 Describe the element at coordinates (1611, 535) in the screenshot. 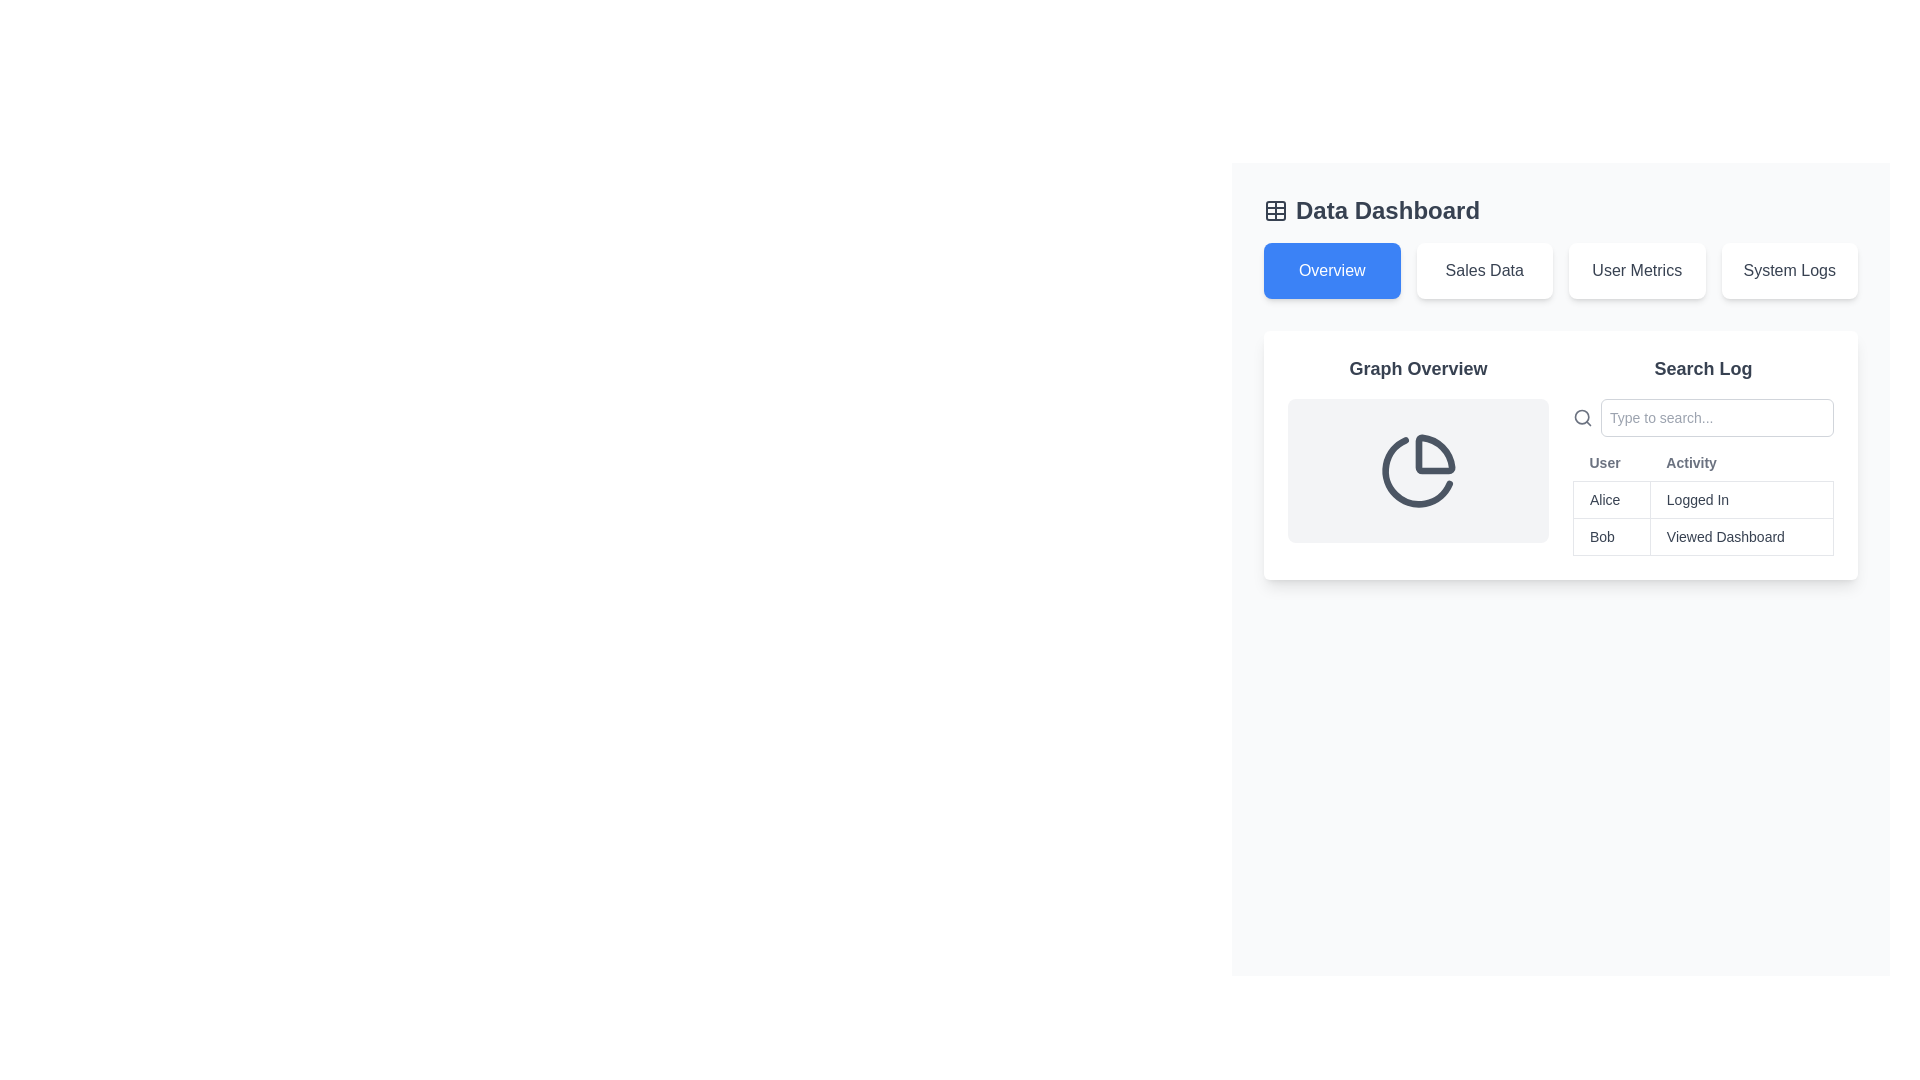

I see `the static text element displaying 'Bob' in the 'Search Log' section, located in the 'User' column of the first row` at that location.